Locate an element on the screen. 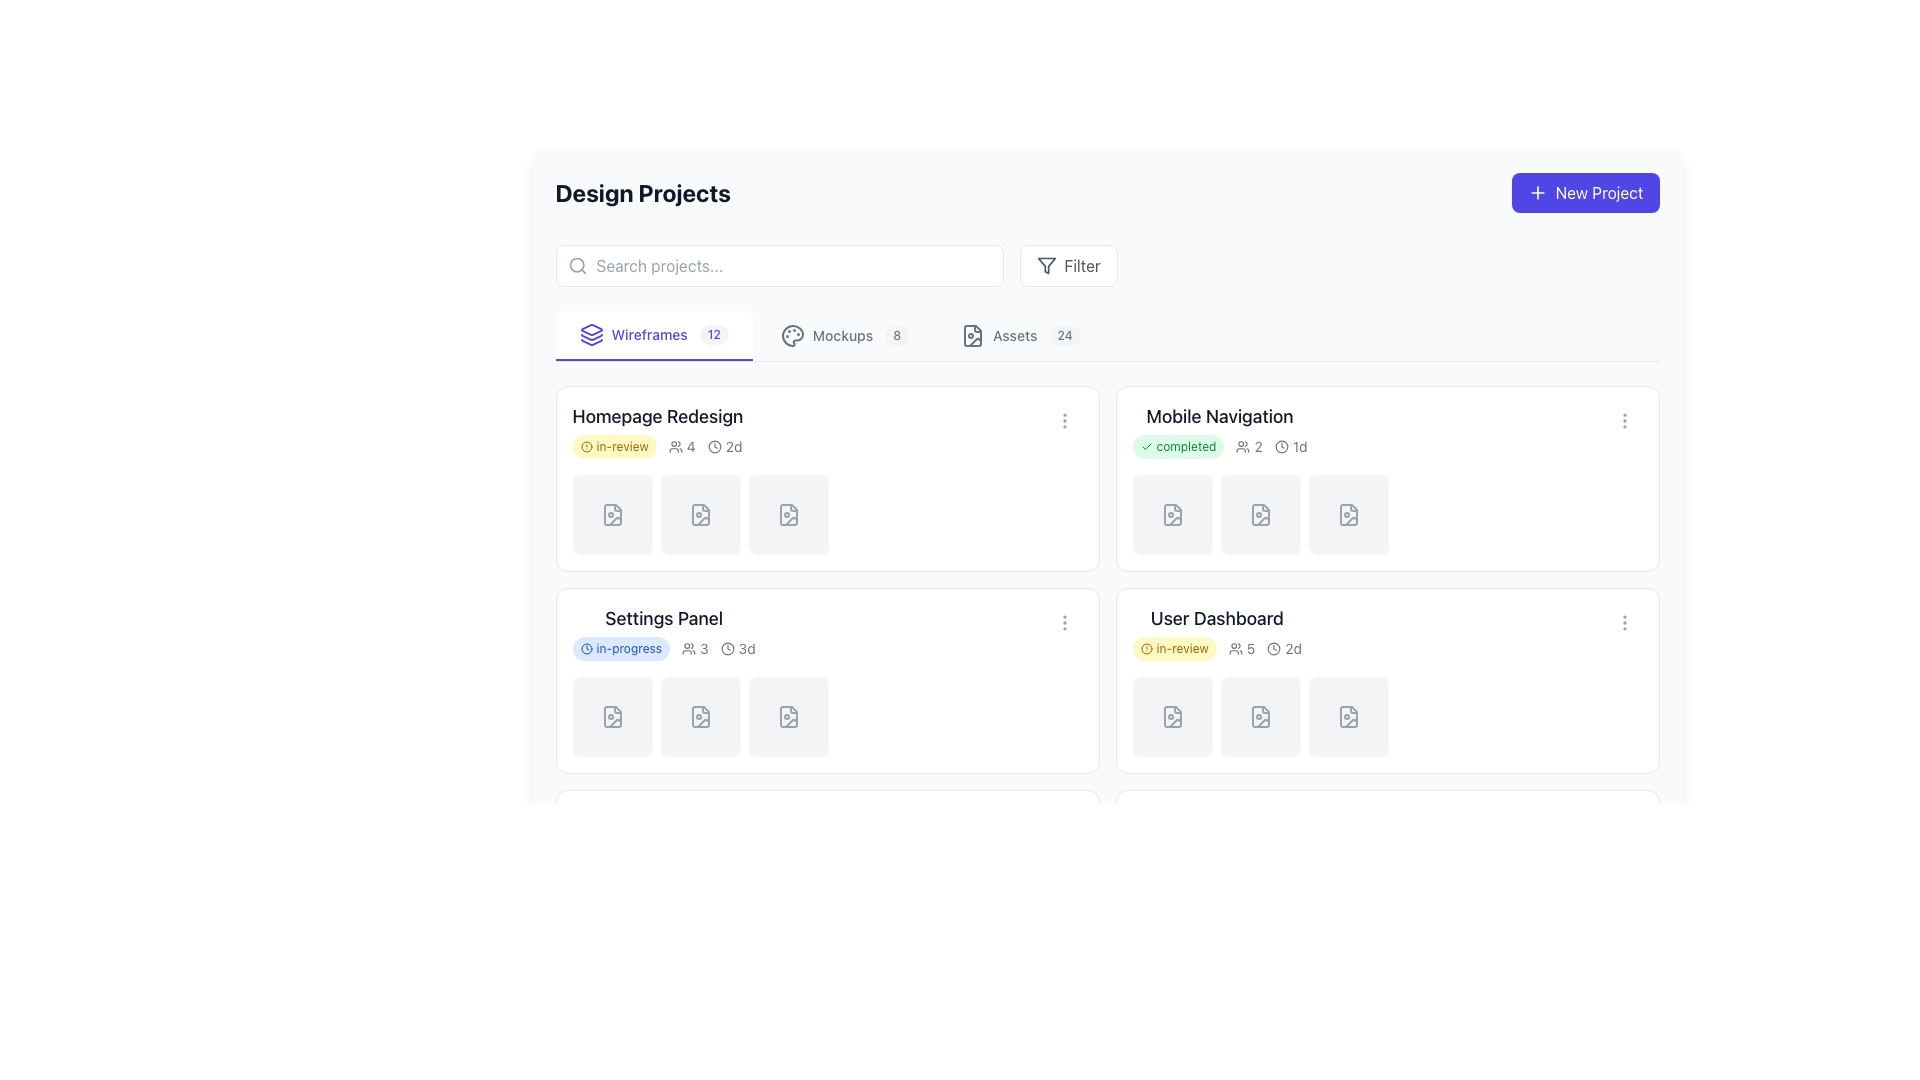 The width and height of the screenshot is (1920, 1080). the status indicator displaying 'in-review' with metadata showing '4' users and '2d' since last update, located in the 'Homepage Redesign' section is located at coordinates (657, 446).